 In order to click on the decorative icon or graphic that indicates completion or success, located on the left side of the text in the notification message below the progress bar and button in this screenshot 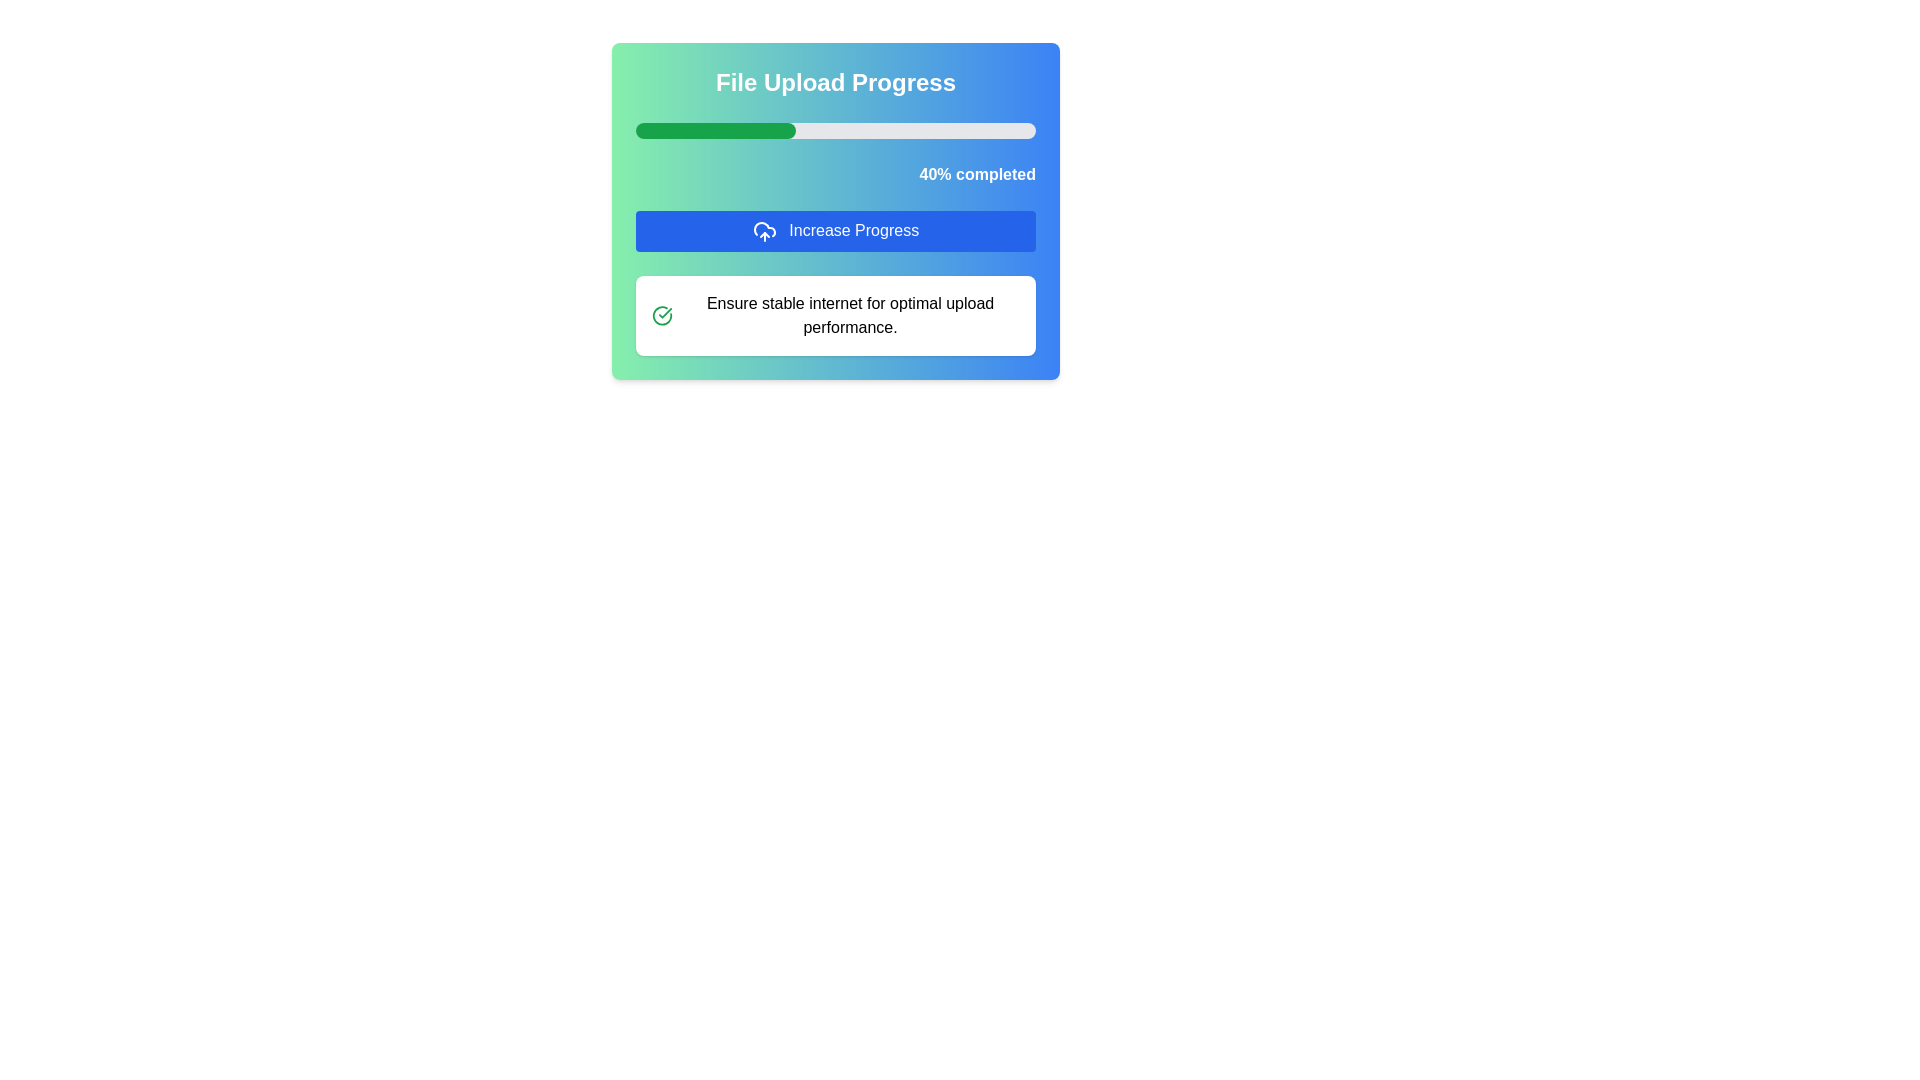, I will do `click(662, 315)`.